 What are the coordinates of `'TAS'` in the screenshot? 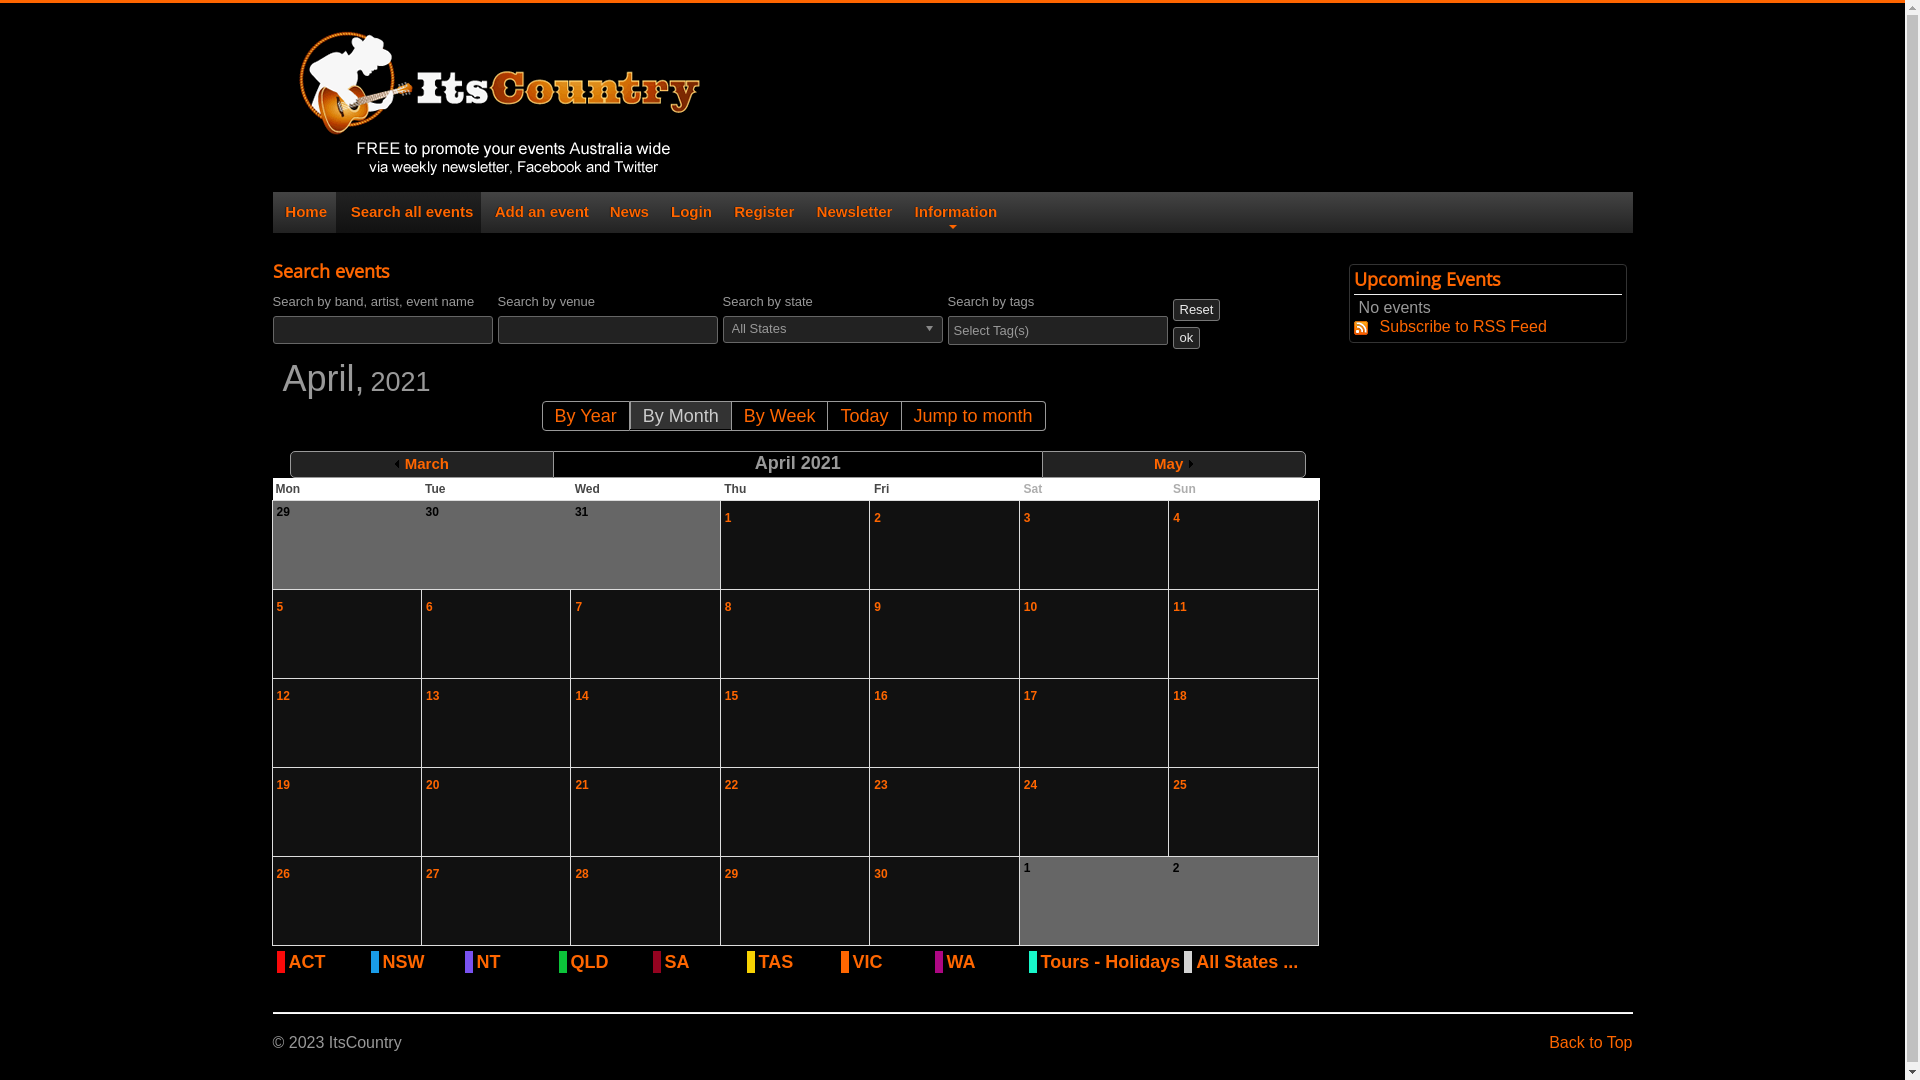 It's located at (757, 960).